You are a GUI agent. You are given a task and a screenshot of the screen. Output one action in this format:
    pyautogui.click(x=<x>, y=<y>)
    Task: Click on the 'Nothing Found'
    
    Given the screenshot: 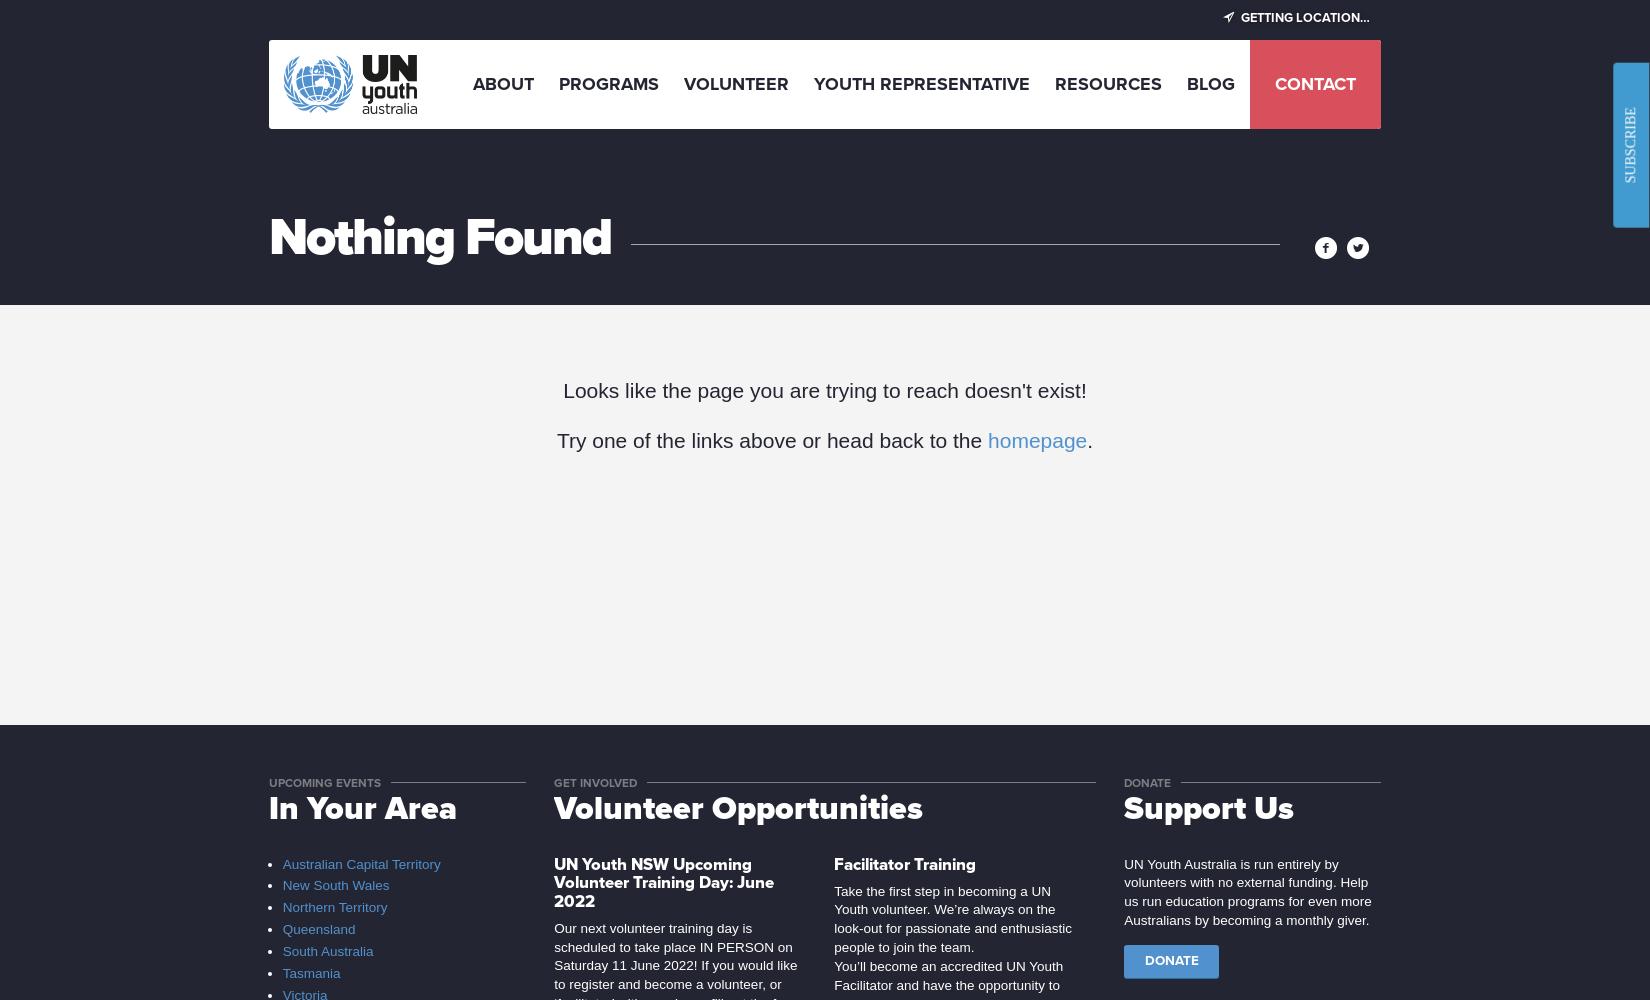 What is the action you would take?
    pyautogui.click(x=439, y=236)
    